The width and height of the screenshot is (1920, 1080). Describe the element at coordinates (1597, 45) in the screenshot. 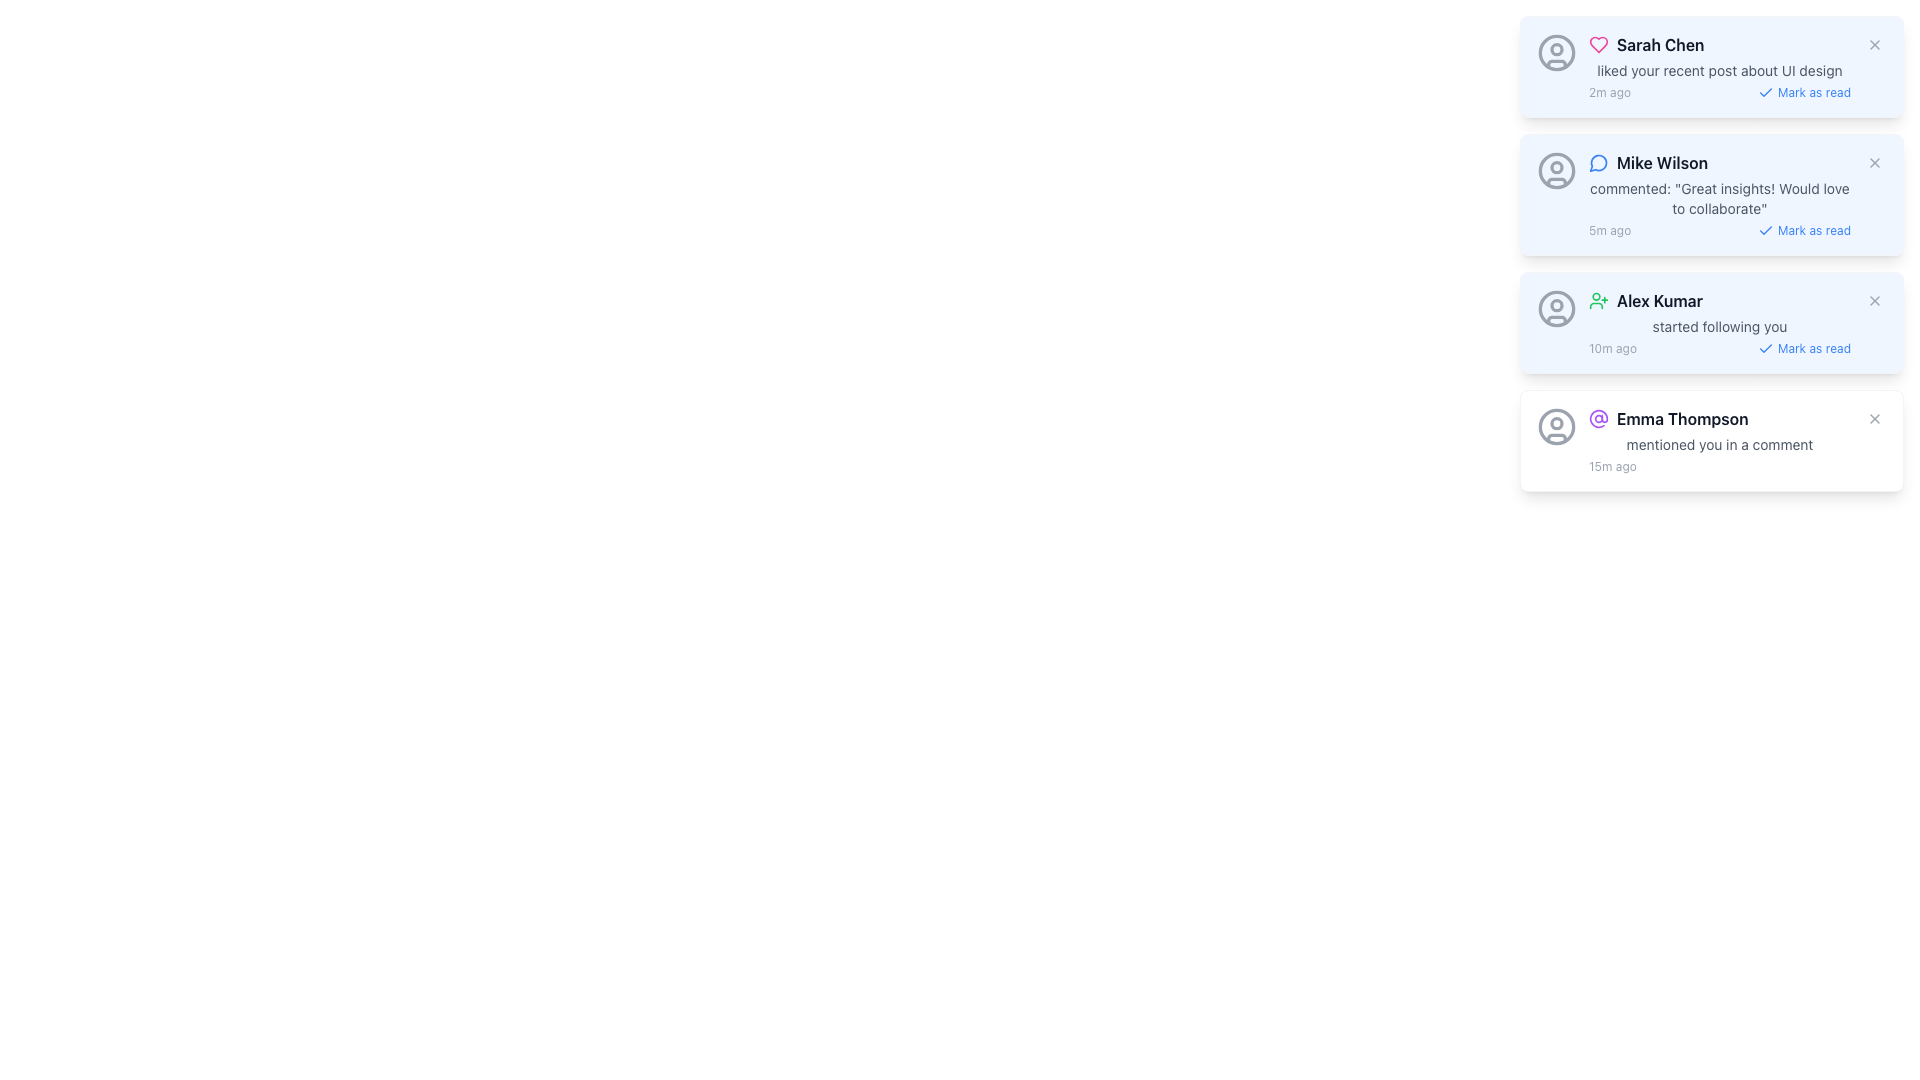

I see `the heart icon that signifies a 'like' action in the notification related to 'Sarah Chen', located at the top right of the notifications list` at that location.